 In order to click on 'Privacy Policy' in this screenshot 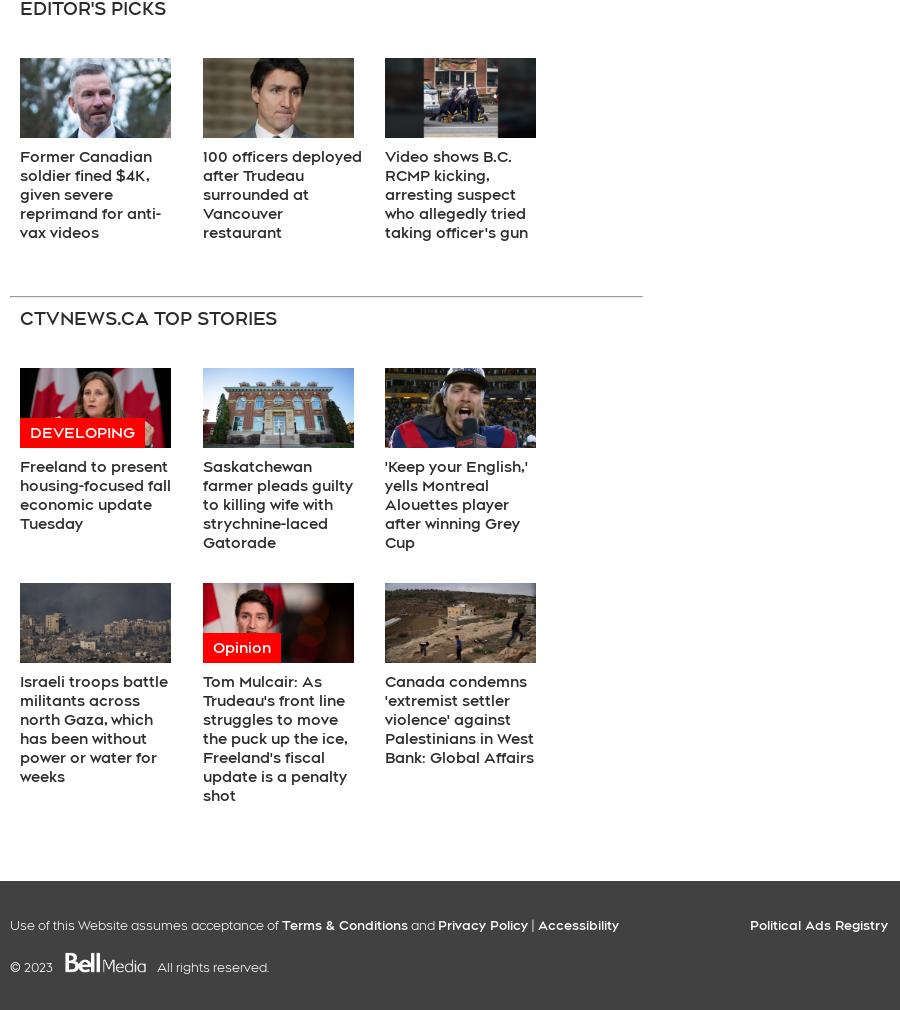, I will do `click(438, 924)`.